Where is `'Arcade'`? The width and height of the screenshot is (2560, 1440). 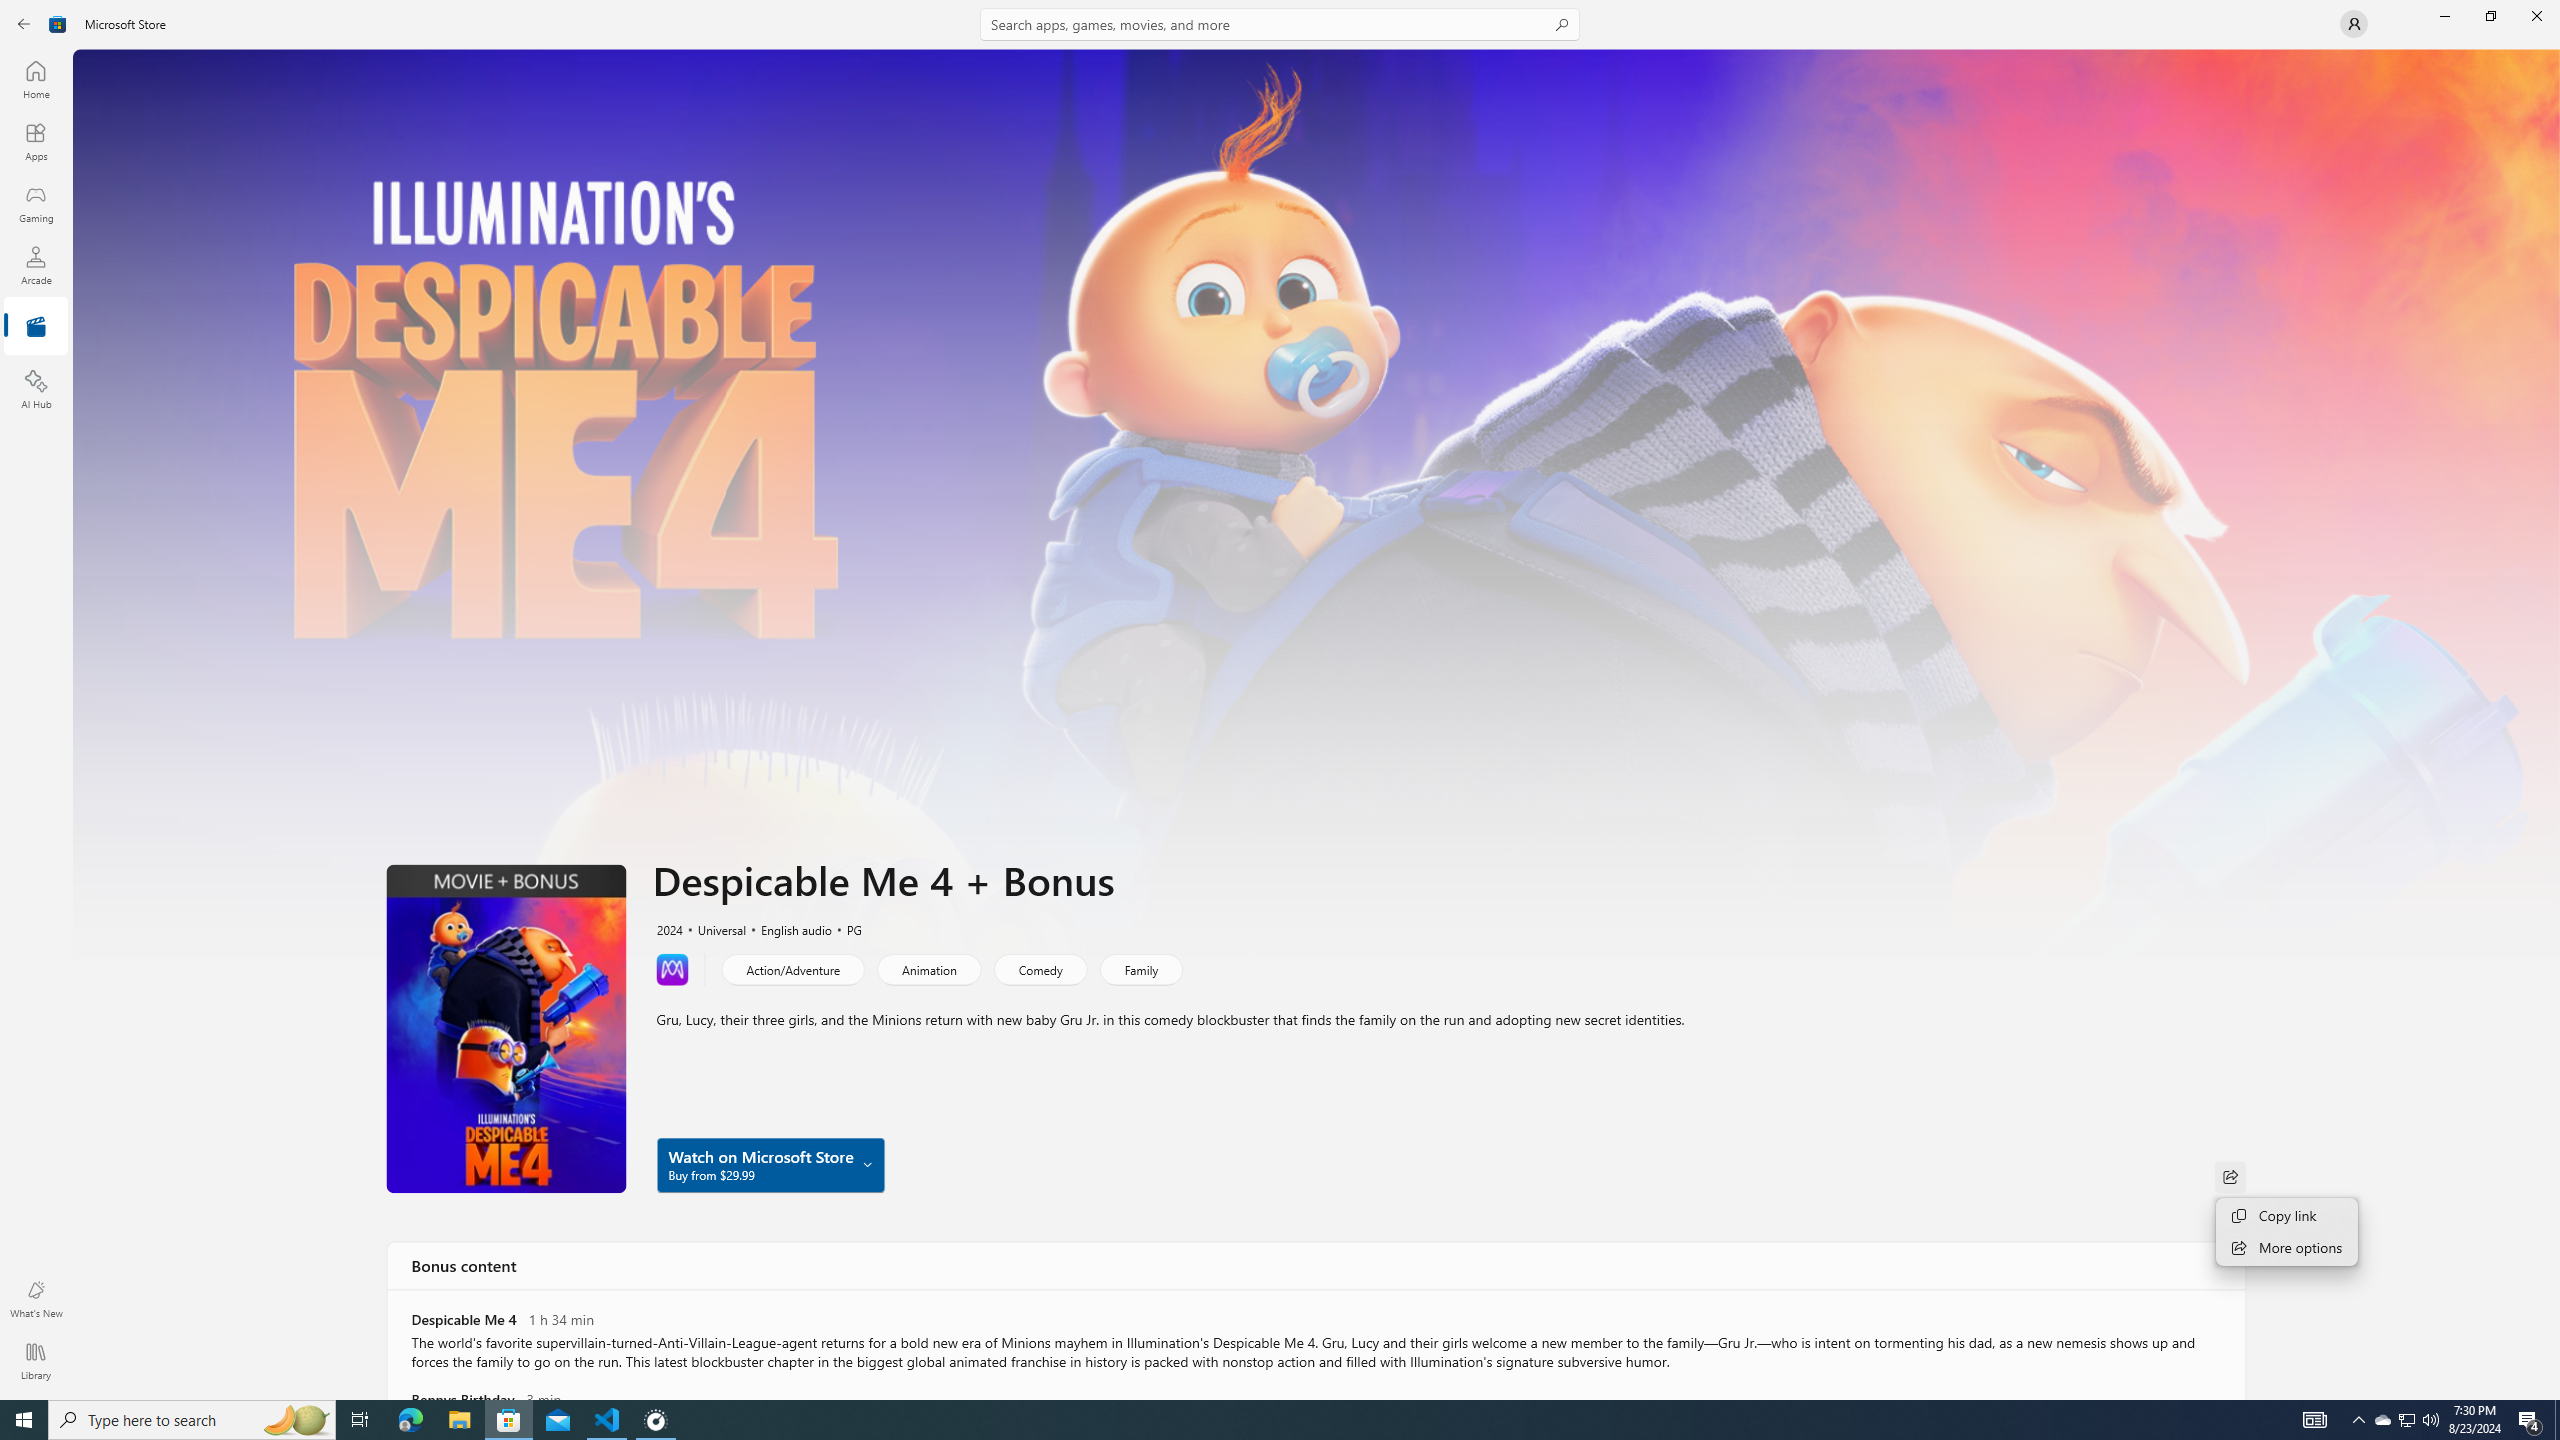 'Arcade' is located at coordinates (34, 264).